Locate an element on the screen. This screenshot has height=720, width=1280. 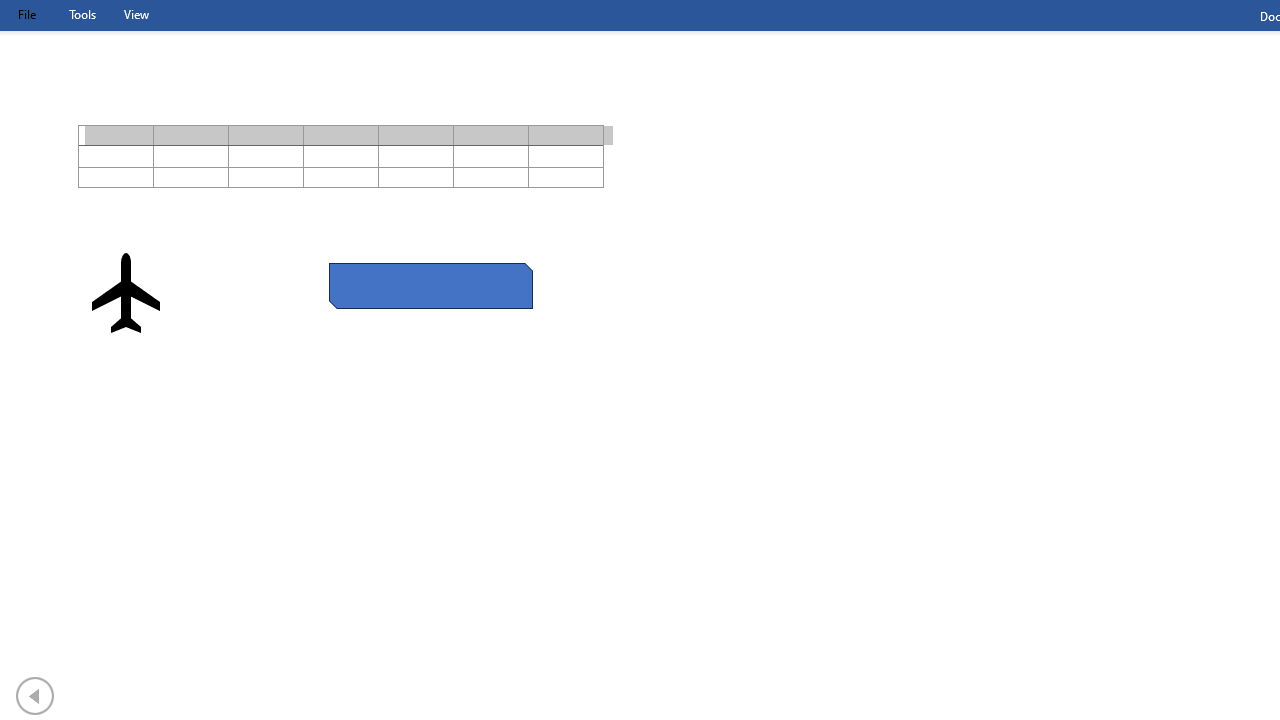
'Tools' is located at coordinates (81, 14).